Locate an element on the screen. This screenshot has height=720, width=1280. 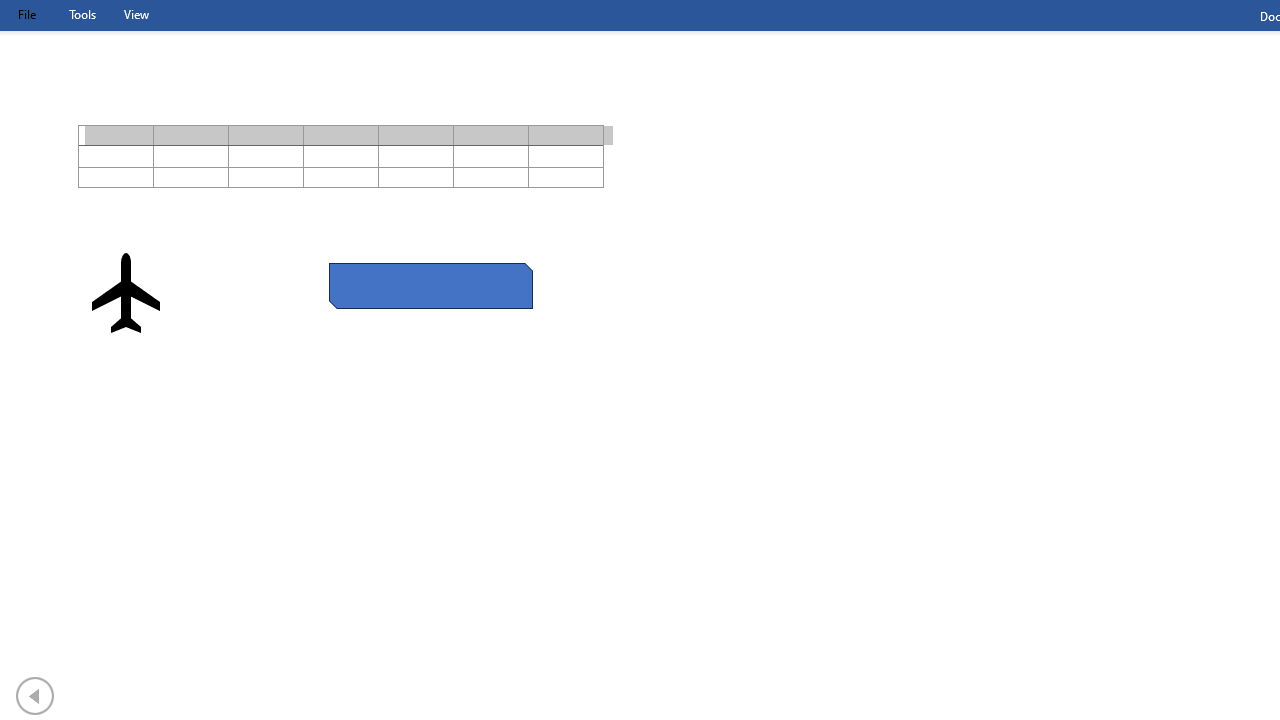
'Tools' is located at coordinates (81, 14).